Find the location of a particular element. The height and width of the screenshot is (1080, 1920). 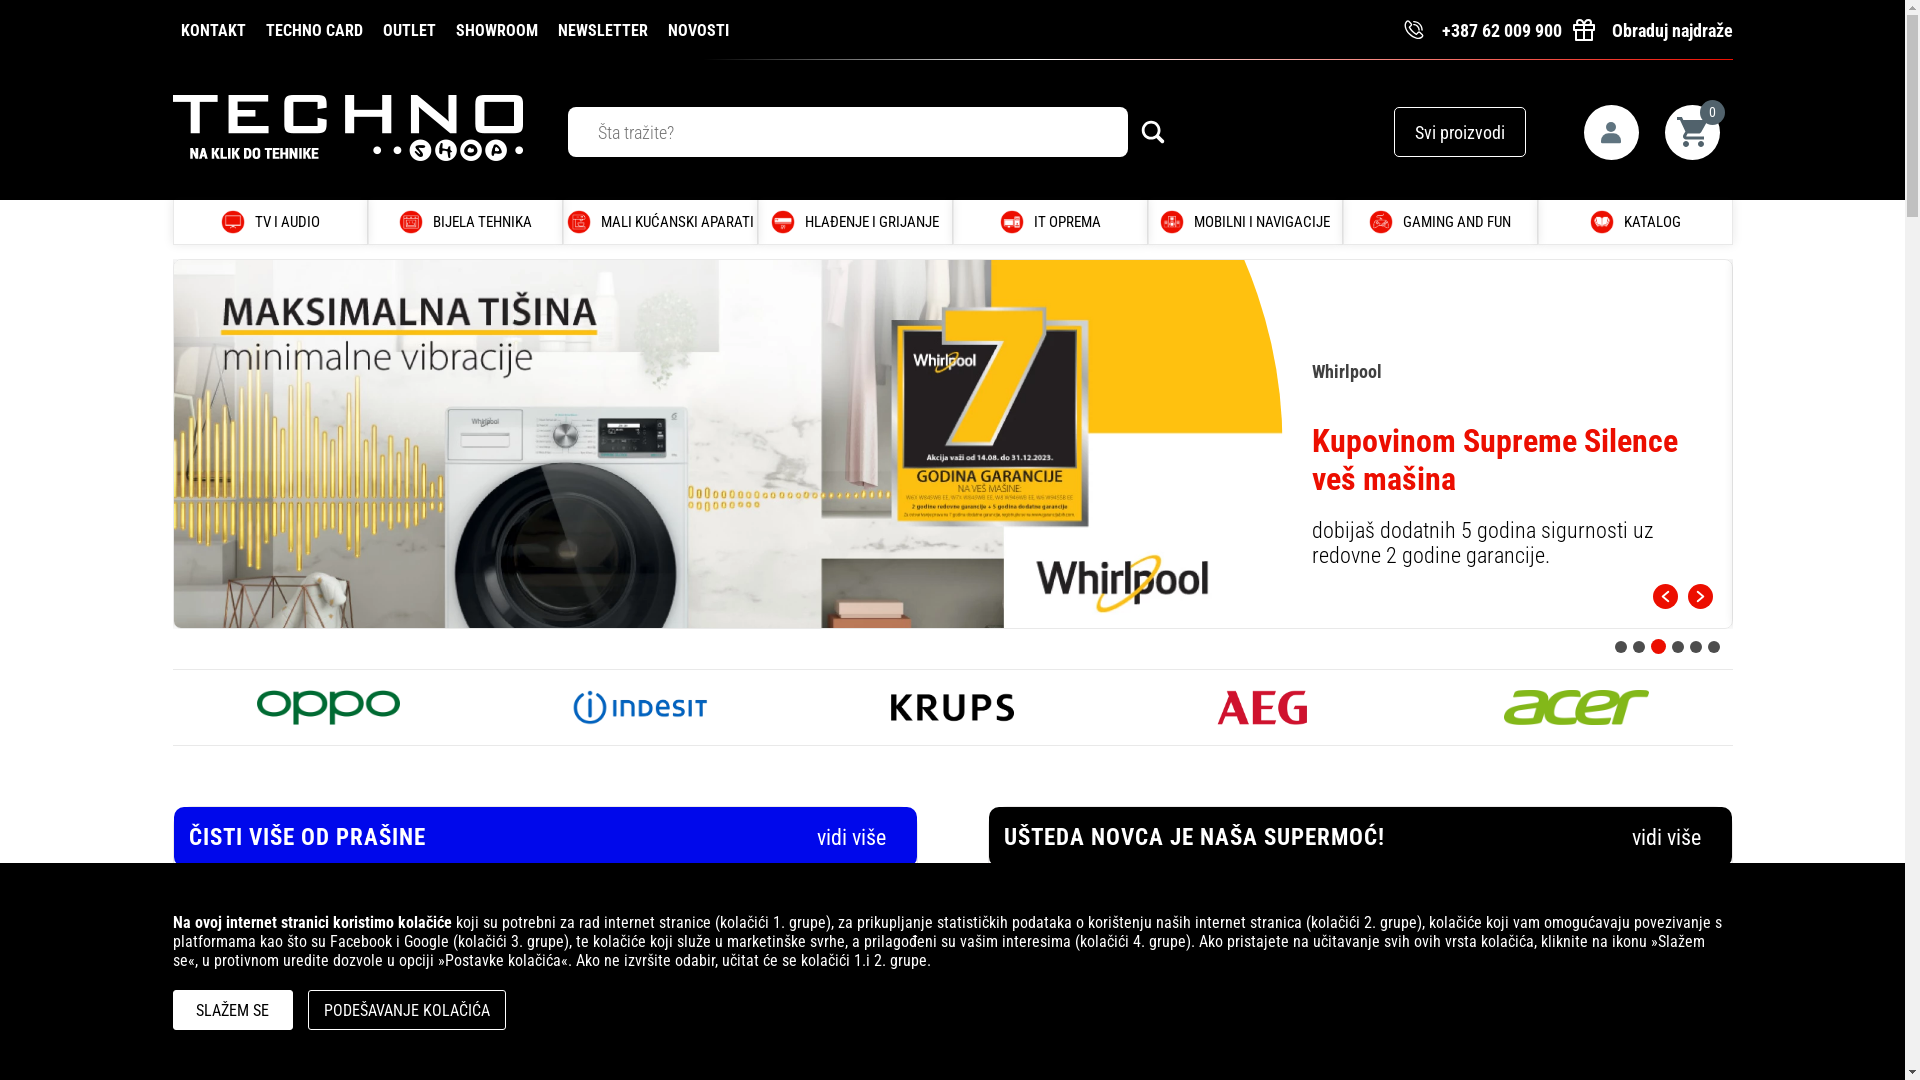

'Svi proizvodi' is located at coordinates (1392, 131).